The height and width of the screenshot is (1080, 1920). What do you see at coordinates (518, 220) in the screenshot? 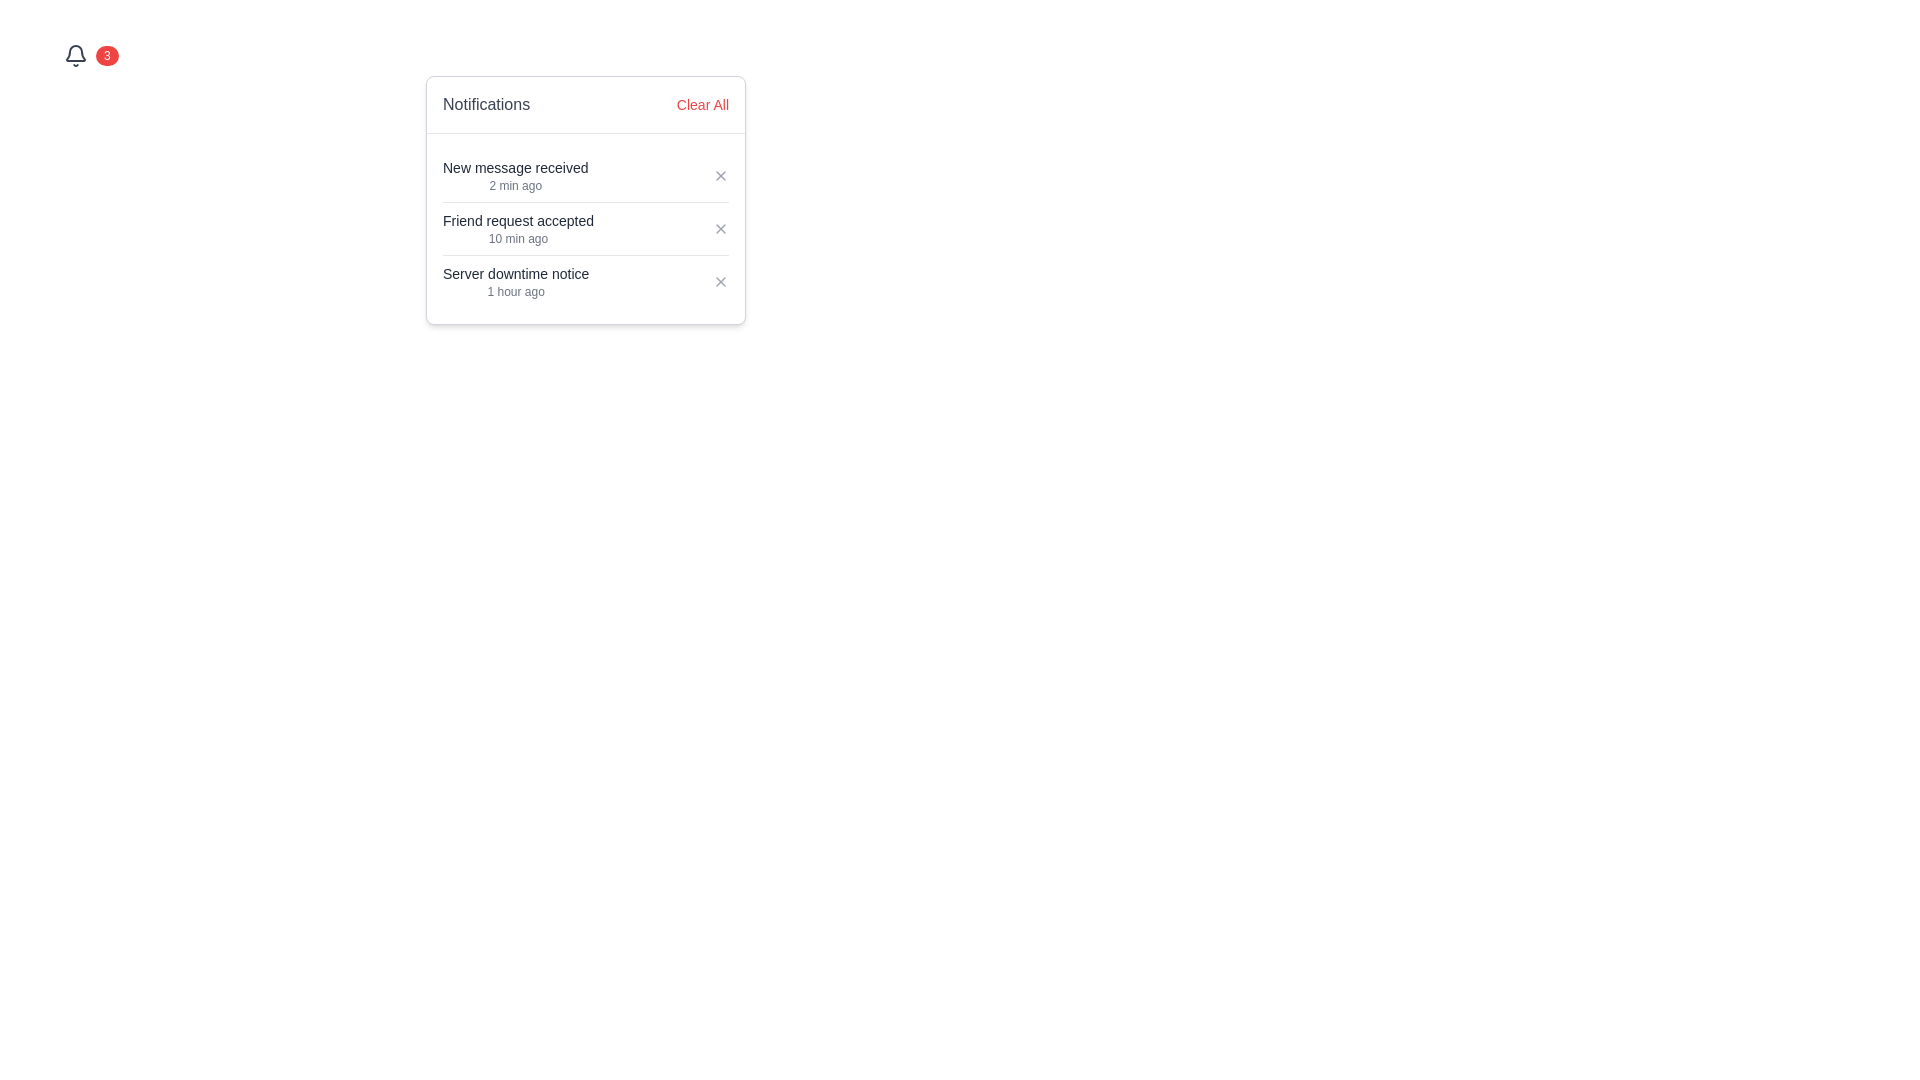
I see `the text label indicating a friend request has been accepted, which is centrally positioned within the second notification item in the list of notifications in the popup box` at bounding box center [518, 220].